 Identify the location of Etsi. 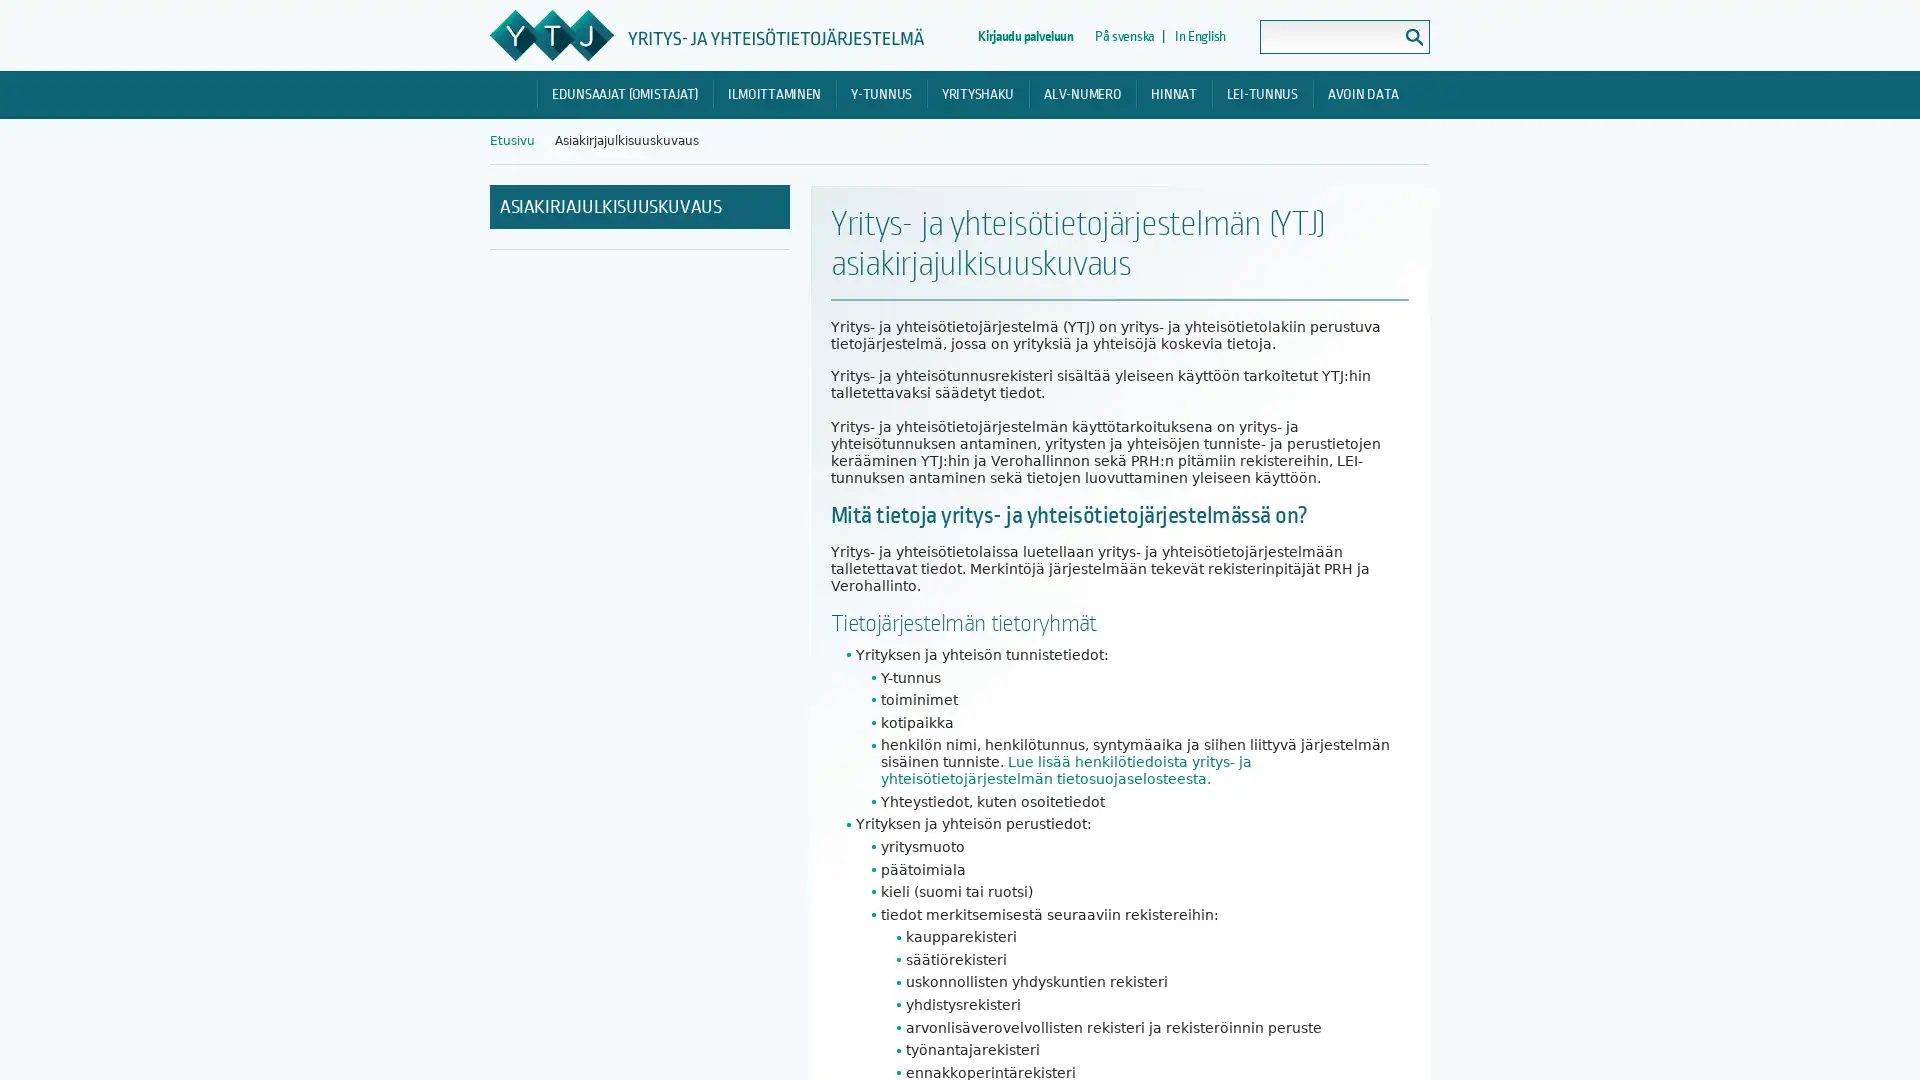
(1413, 37).